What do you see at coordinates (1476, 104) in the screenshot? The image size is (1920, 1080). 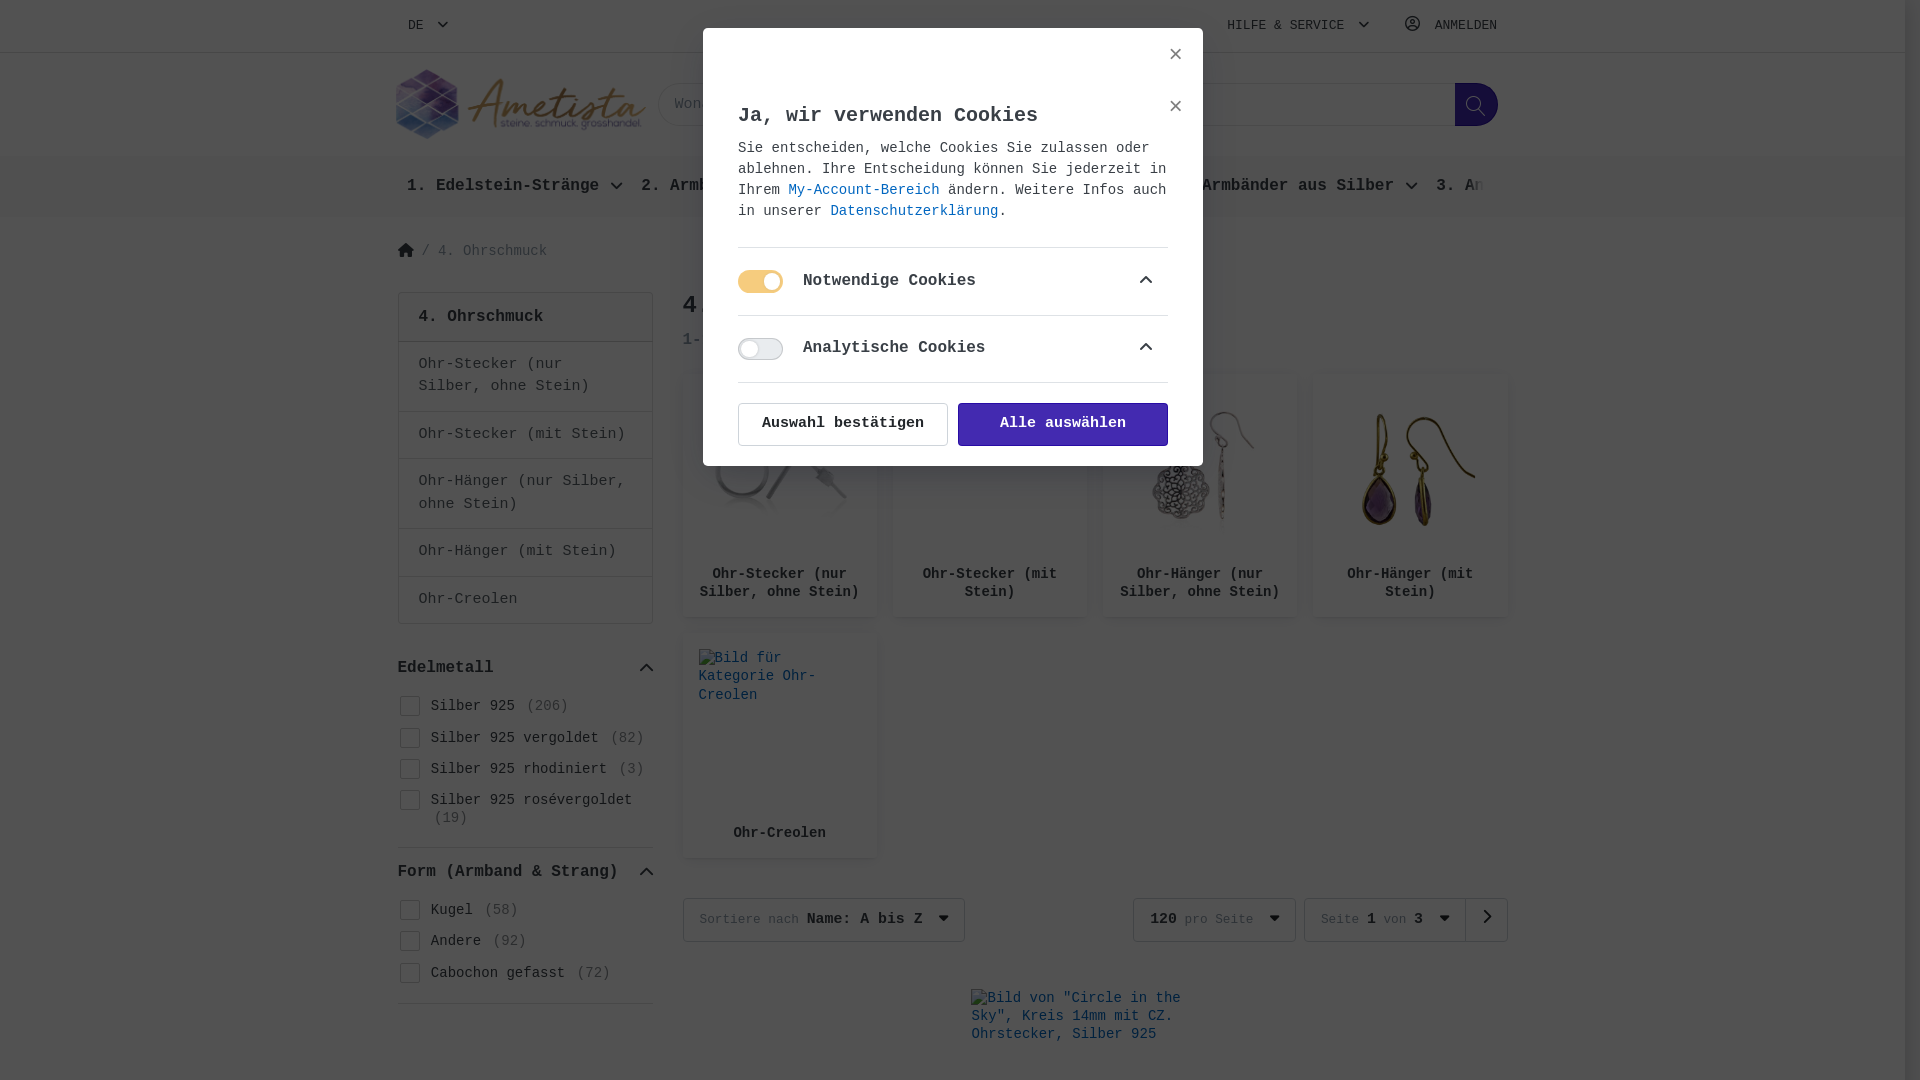 I see `'Suchen'` at bounding box center [1476, 104].